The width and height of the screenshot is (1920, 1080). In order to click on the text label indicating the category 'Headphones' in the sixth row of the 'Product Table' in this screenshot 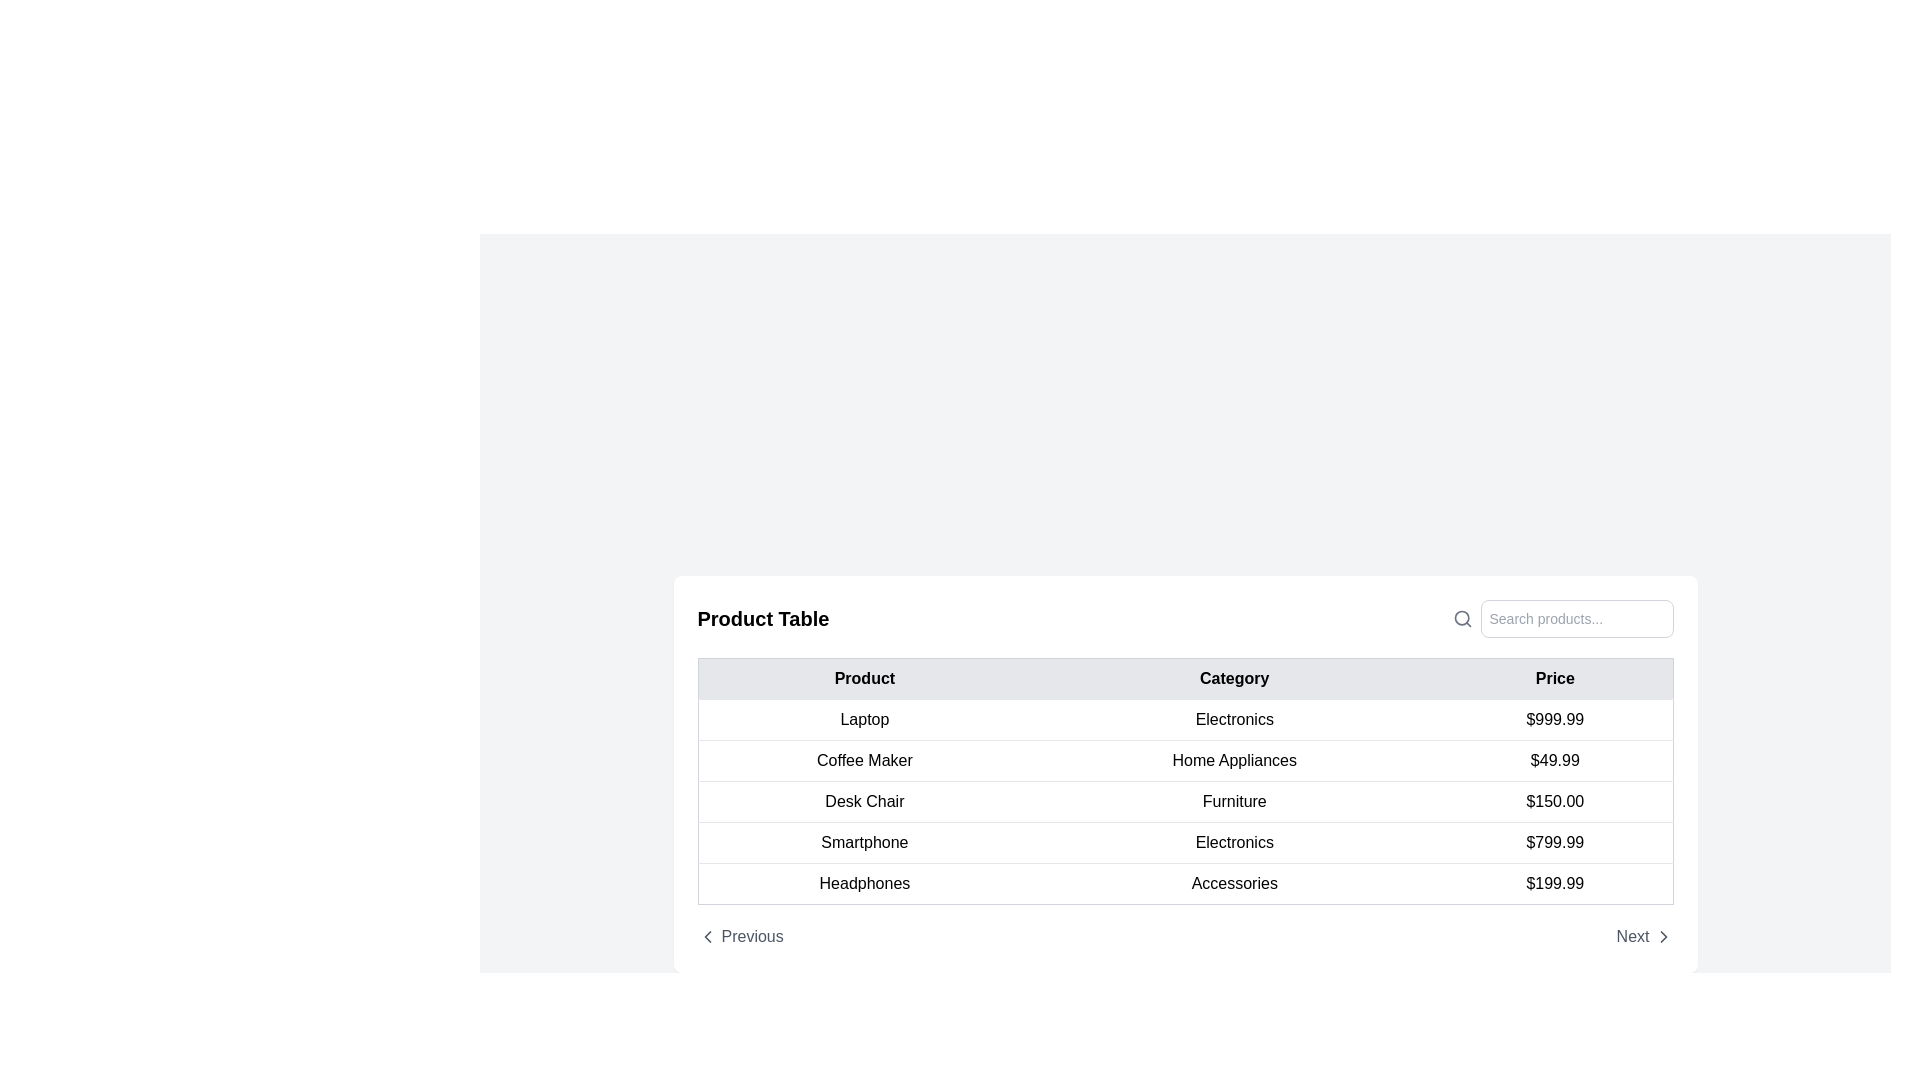, I will do `click(1233, 882)`.